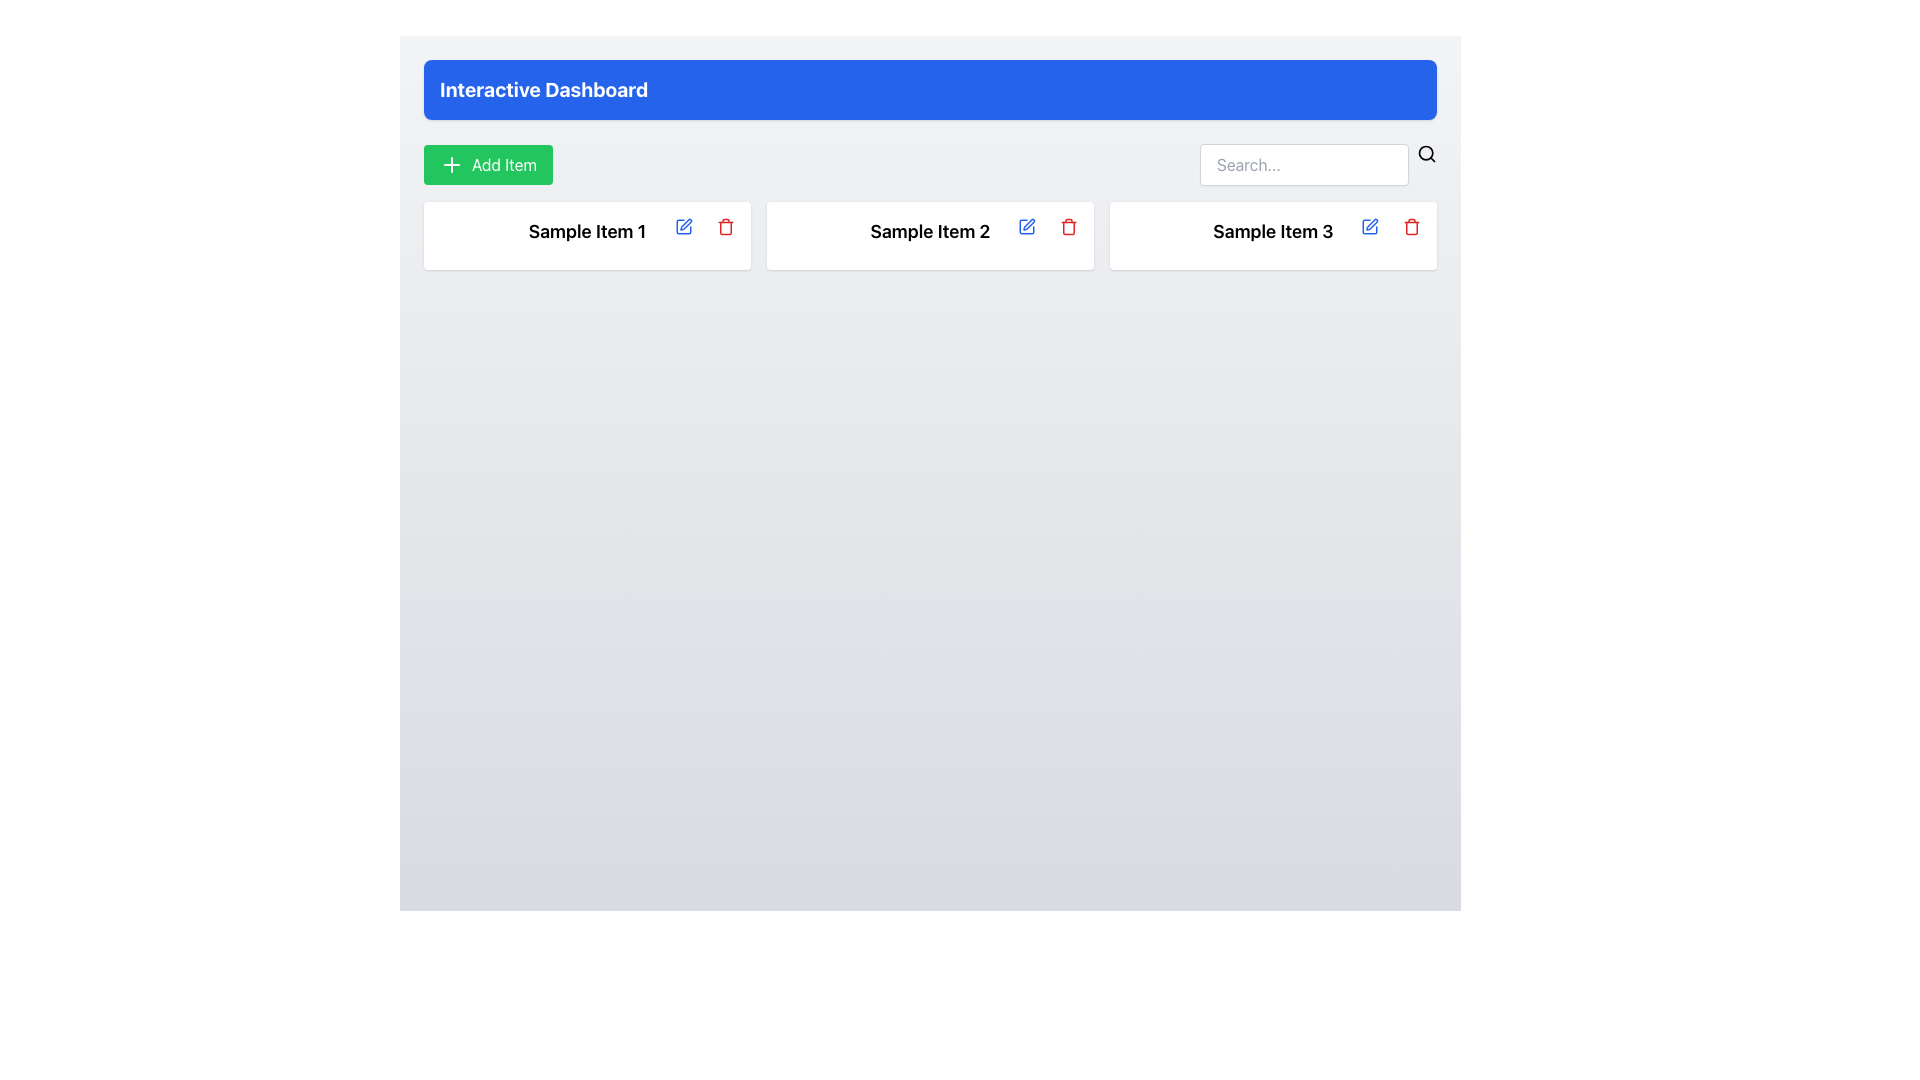 This screenshot has width=1920, height=1080. Describe the element at coordinates (1318, 164) in the screenshot. I see `the Search Bar located at the top-right corner of the interface` at that location.